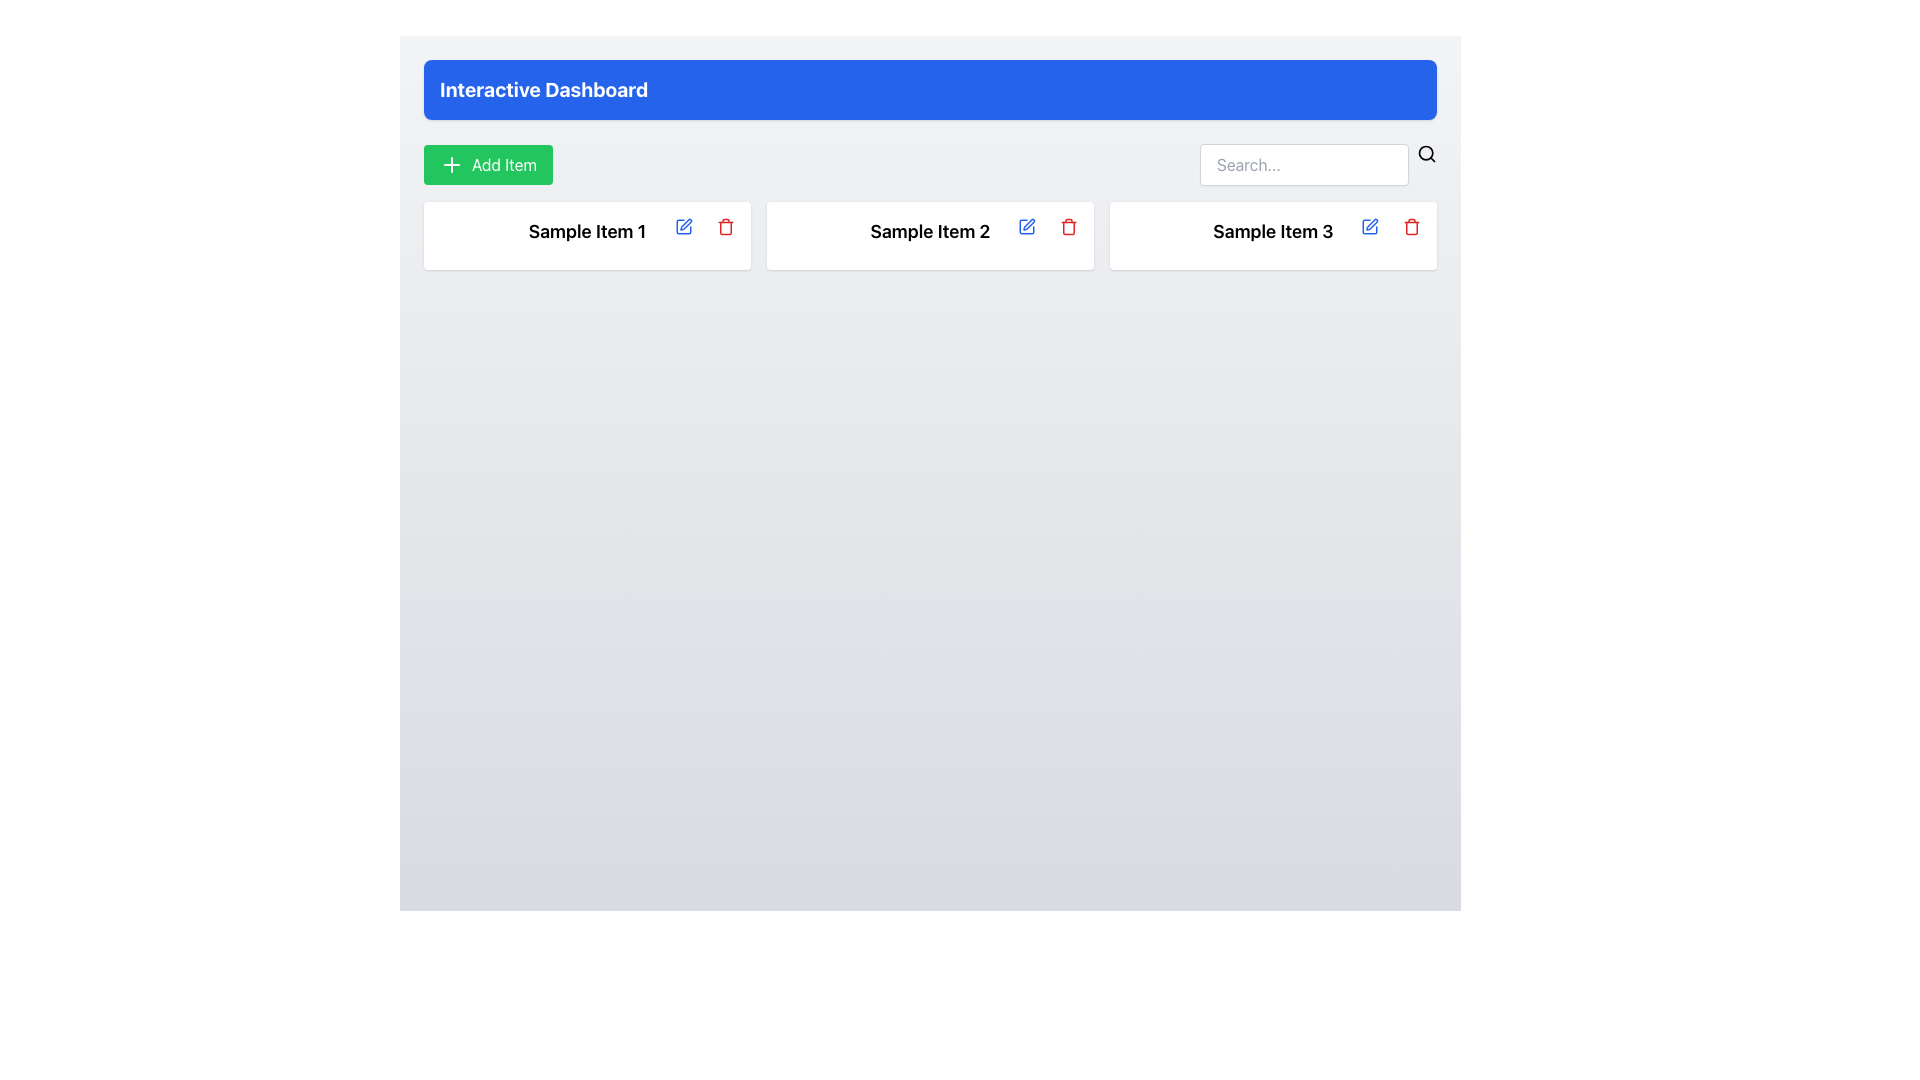 This screenshot has width=1920, height=1080. Describe the element at coordinates (1318, 164) in the screenshot. I see `the Search Bar located at the top-right corner of the interface` at that location.